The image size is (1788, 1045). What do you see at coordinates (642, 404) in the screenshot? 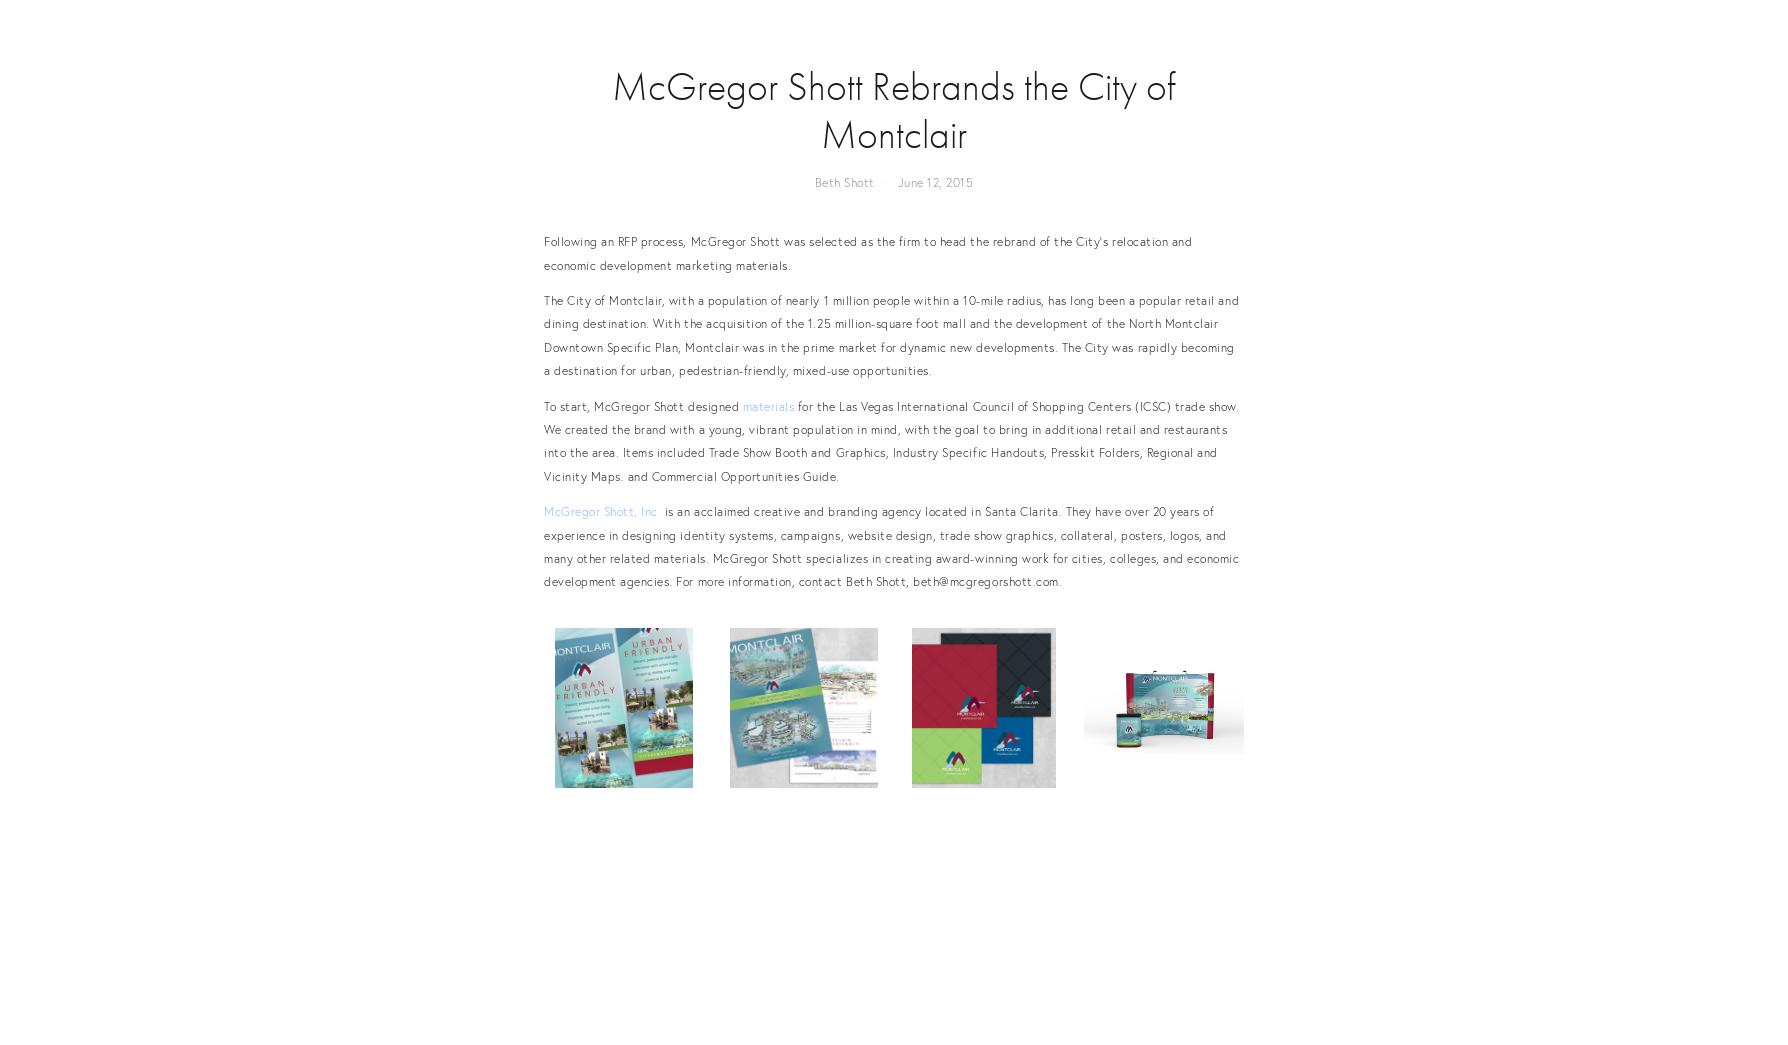
I see `'To start, McGregor Shott designed'` at bounding box center [642, 404].